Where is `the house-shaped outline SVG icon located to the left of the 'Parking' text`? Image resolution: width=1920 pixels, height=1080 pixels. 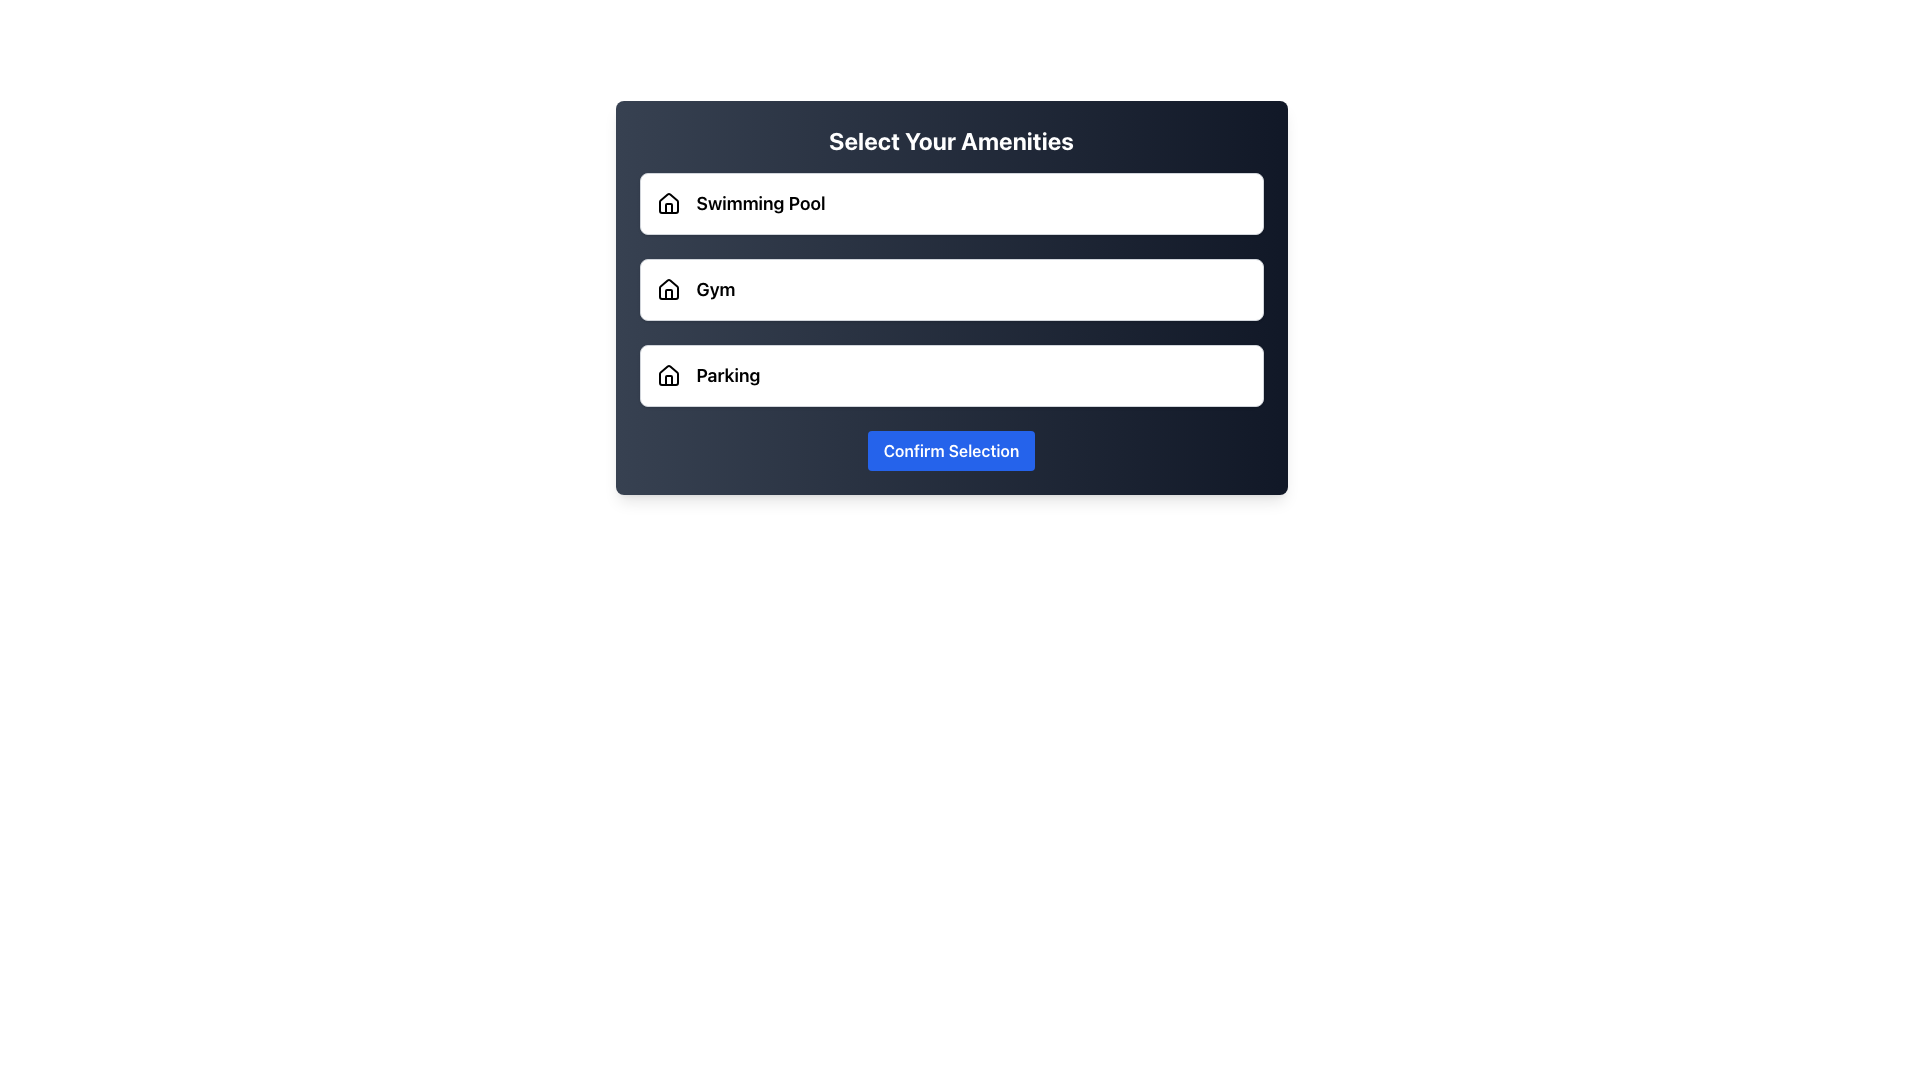
the house-shaped outline SVG icon located to the left of the 'Parking' text is located at coordinates (668, 375).